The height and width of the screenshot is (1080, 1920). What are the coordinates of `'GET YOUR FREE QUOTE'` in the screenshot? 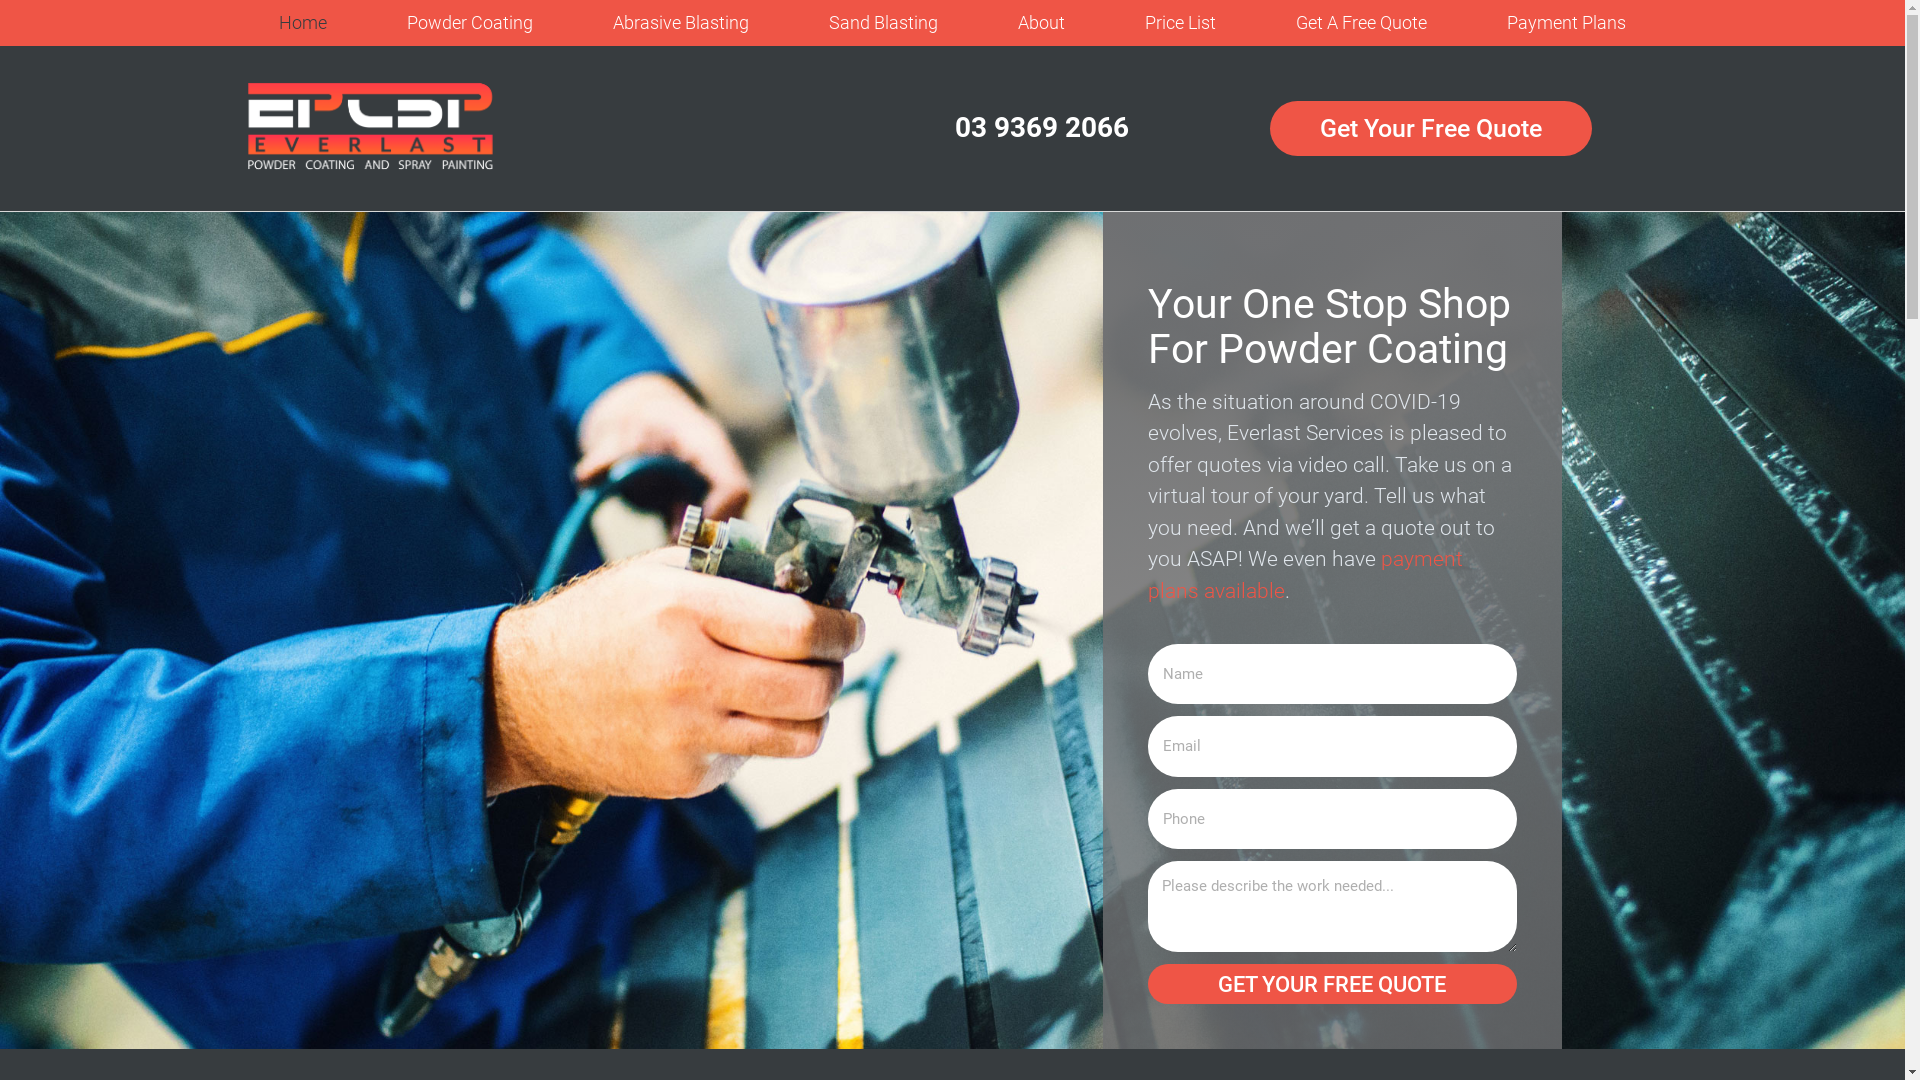 It's located at (1333, 982).